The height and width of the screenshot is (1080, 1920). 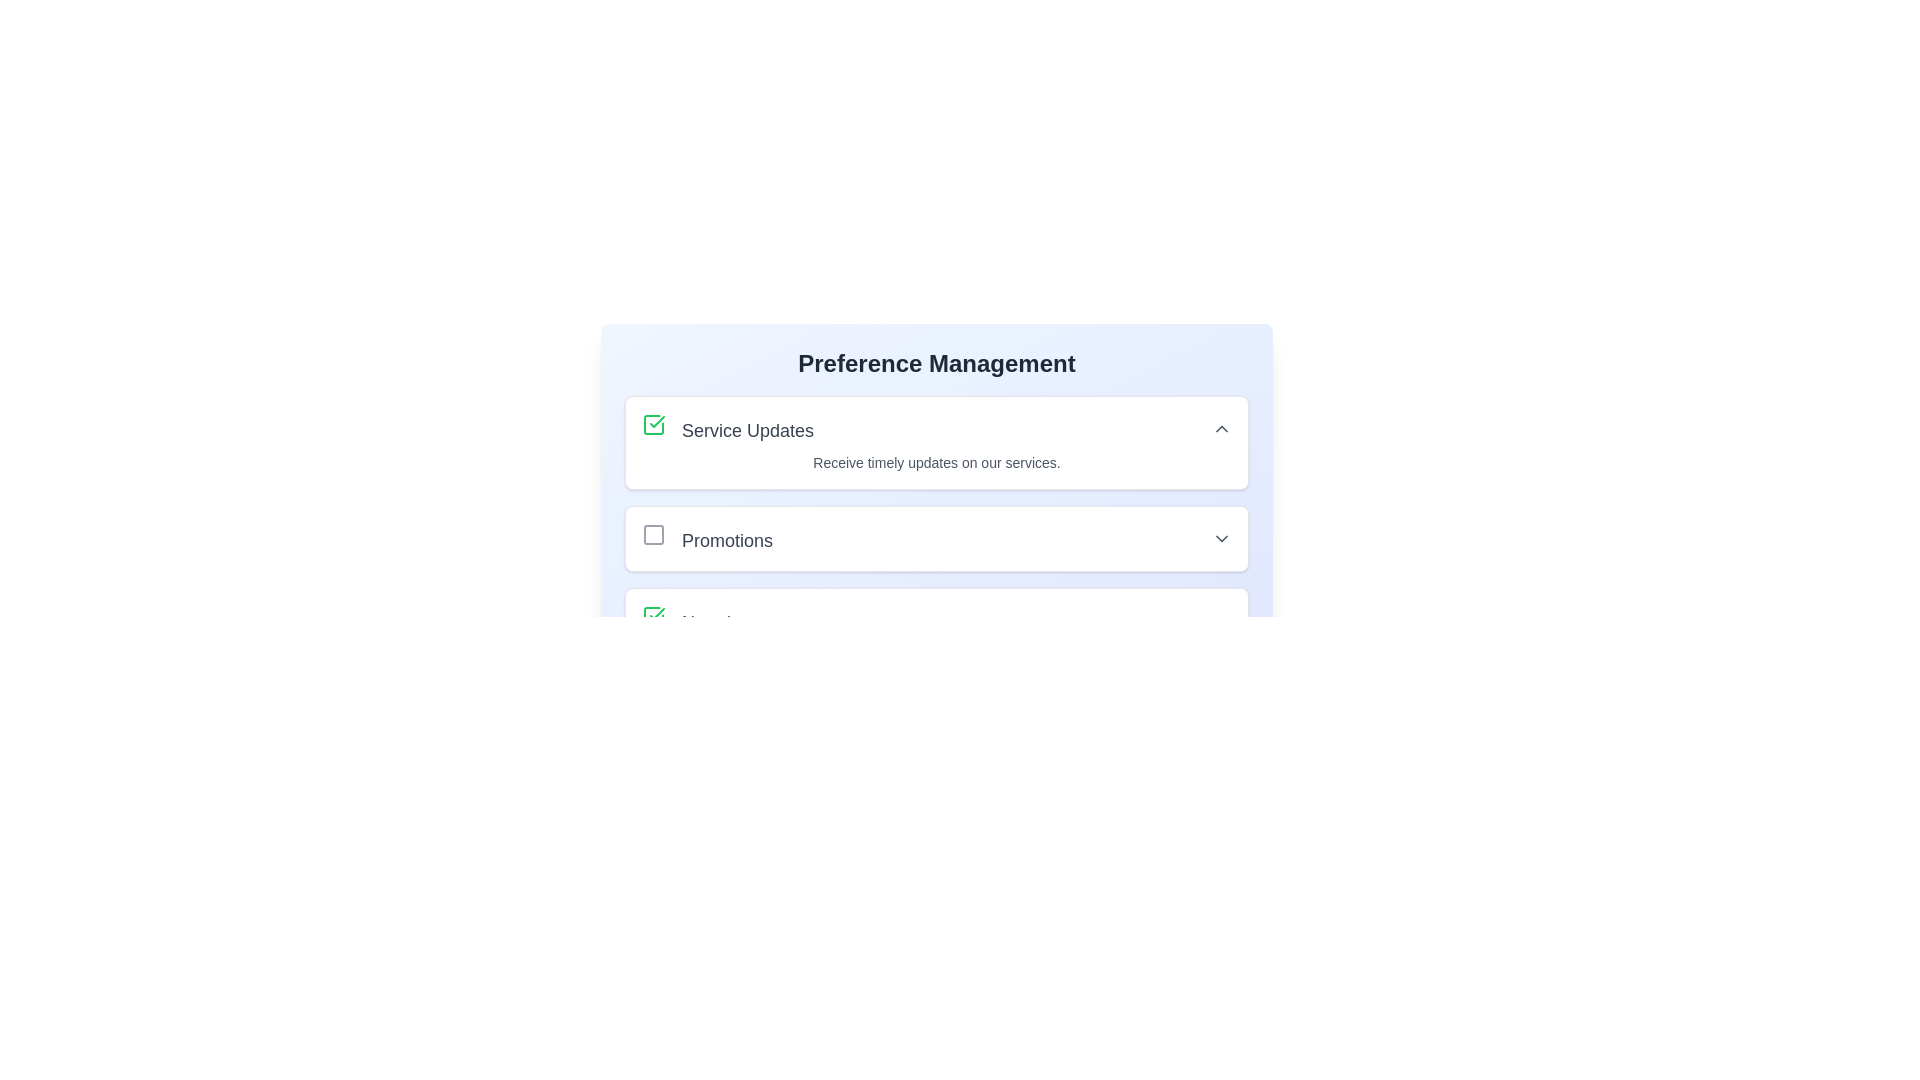 I want to click on the 'Newsletters' checkbox by using the keyboard, so click(x=653, y=616).